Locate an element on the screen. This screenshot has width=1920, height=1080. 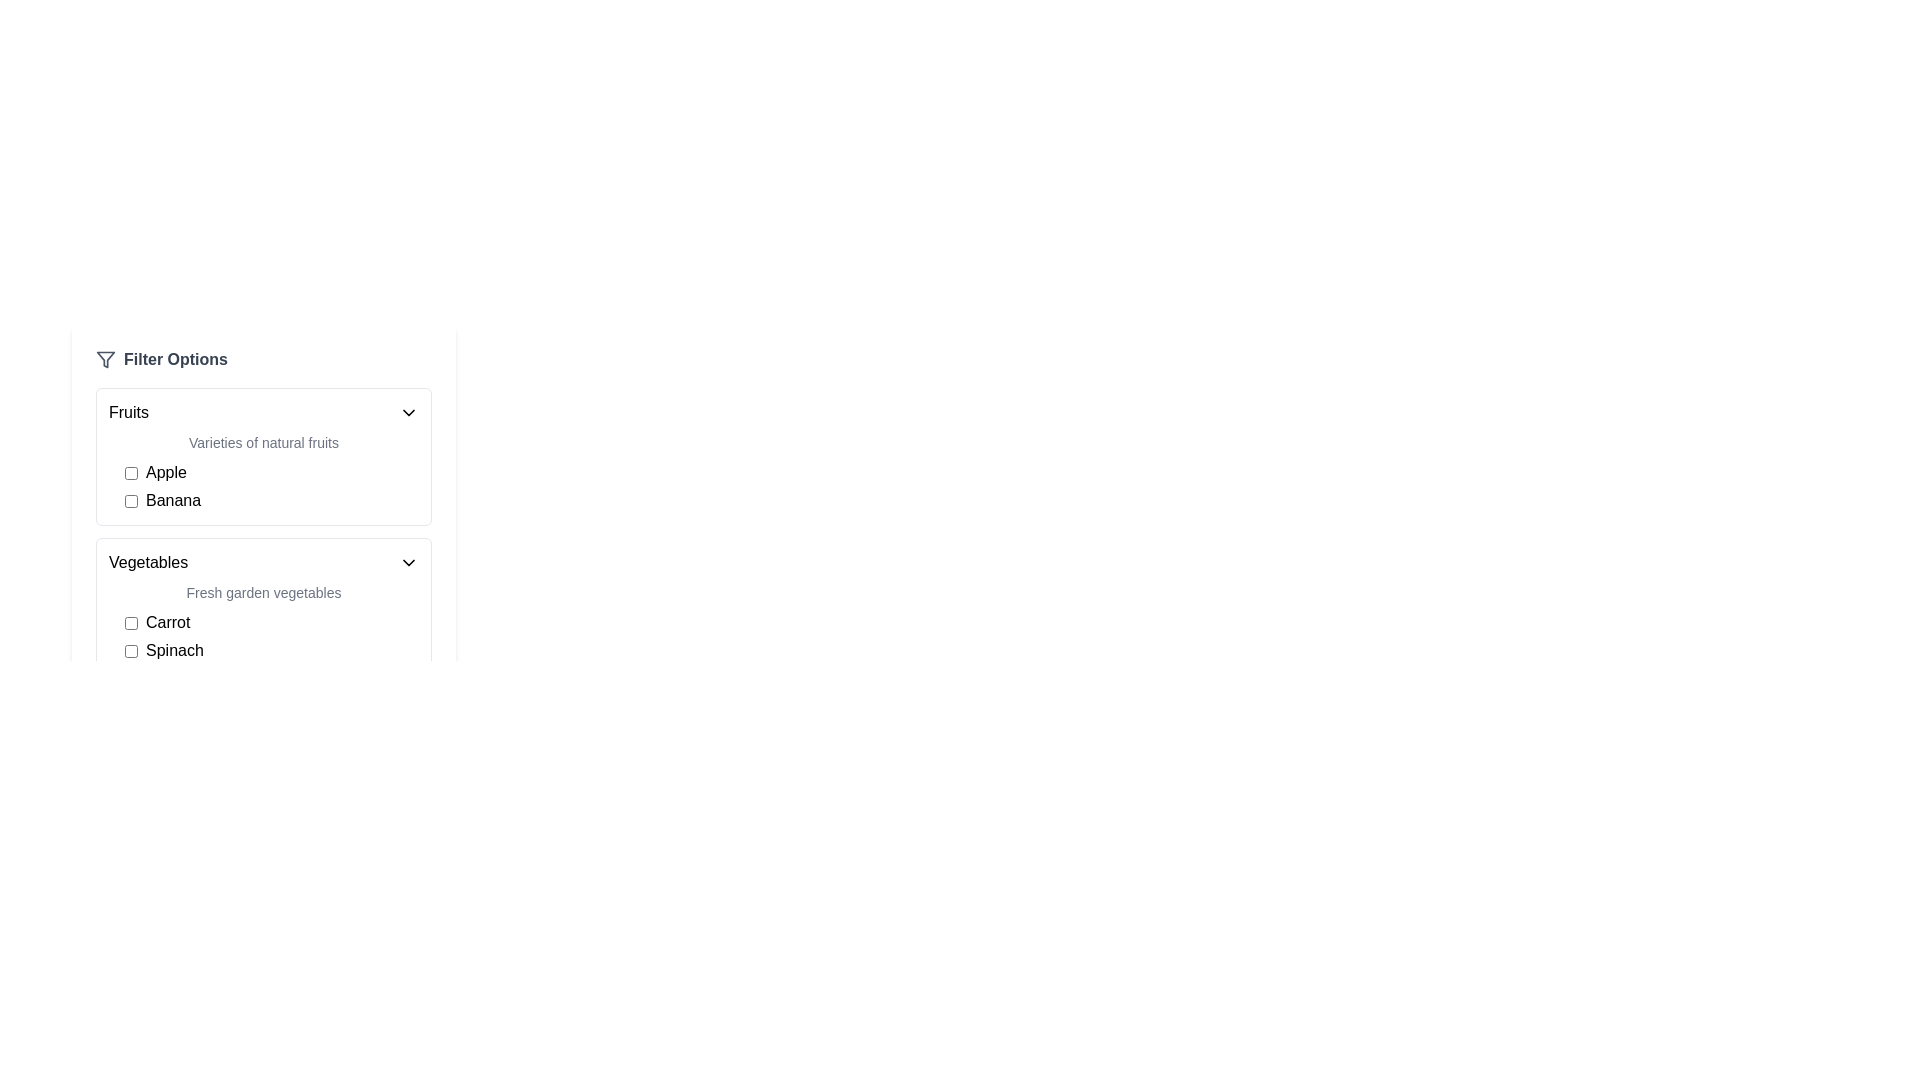
the small square checkbox with rounded corners and a blue outline located to the left of the text label 'Banana' in the 'Fruits' section is located at coordinates (130, 500).